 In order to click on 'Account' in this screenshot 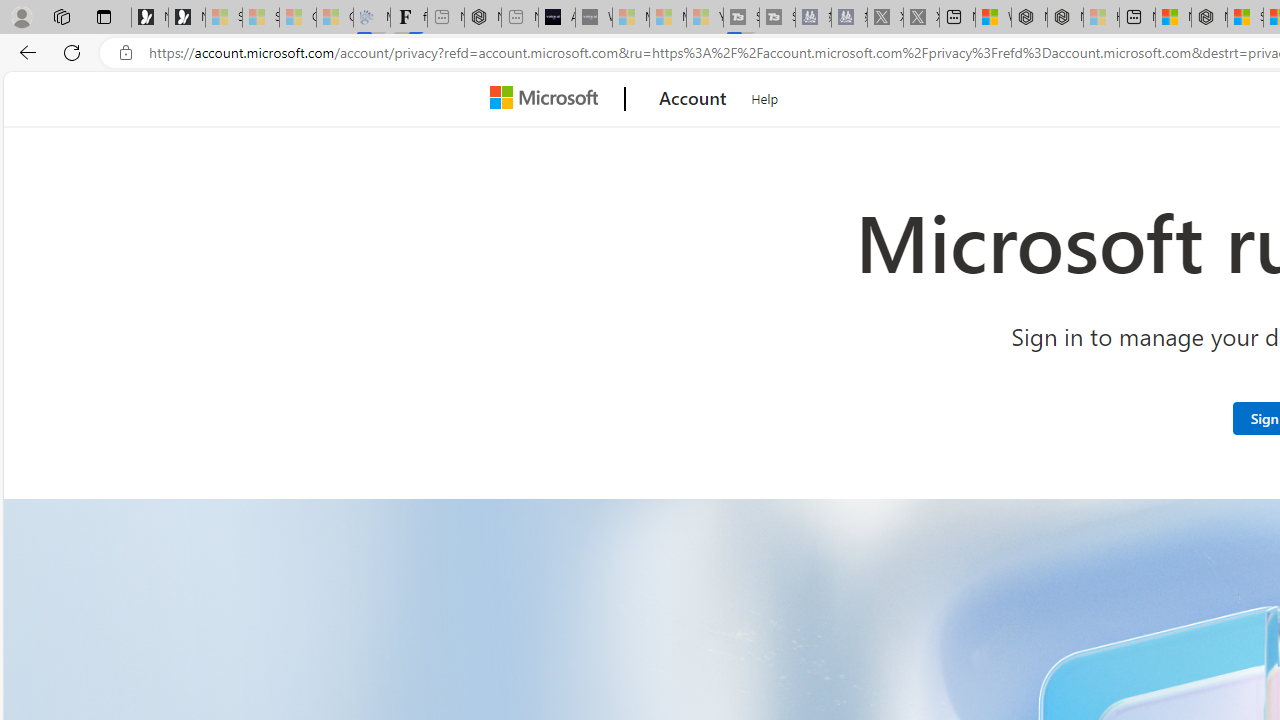, I will do `click(693, 99)`.